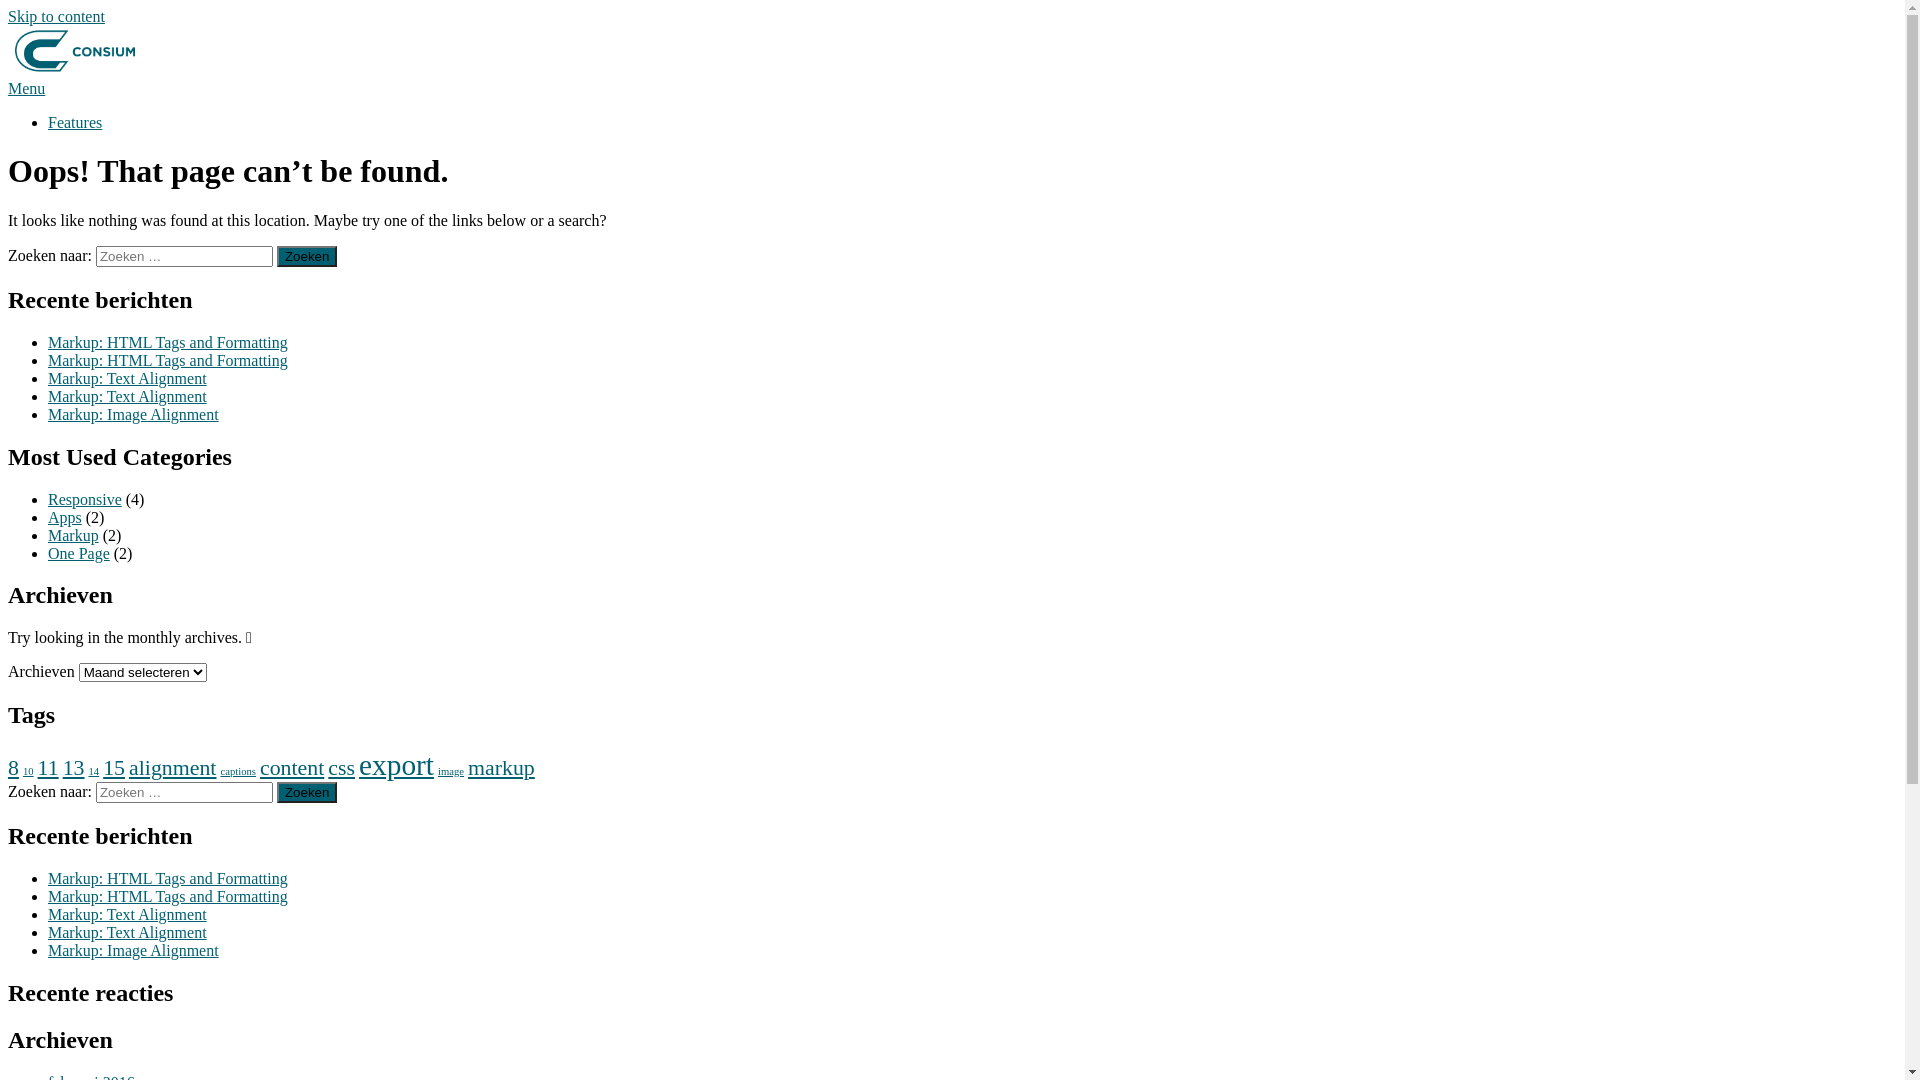 The image size is (1920, 1080). Describe the element at coordinates (276, 255) in the screenshot. I see `'Zoeken'` at that location.